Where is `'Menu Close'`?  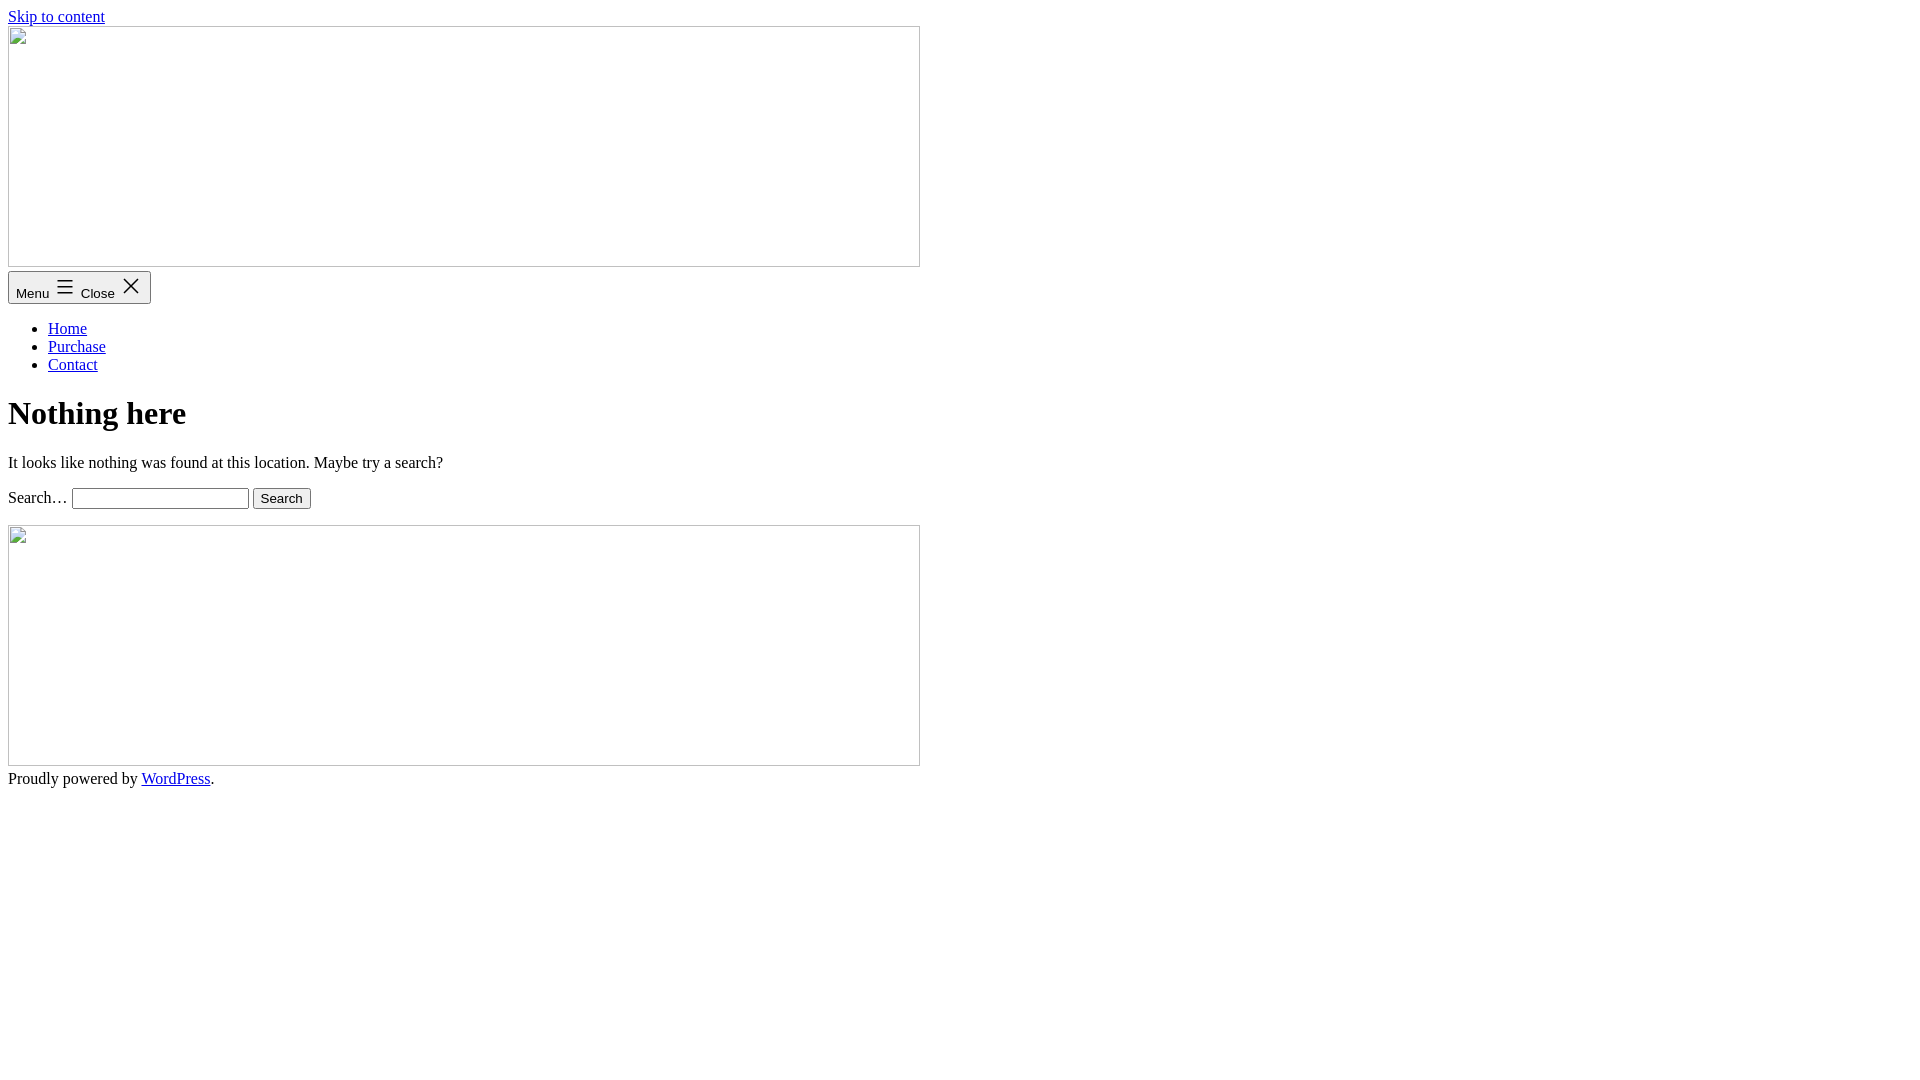 'Menu Close' is located at coordinates (79, 287).